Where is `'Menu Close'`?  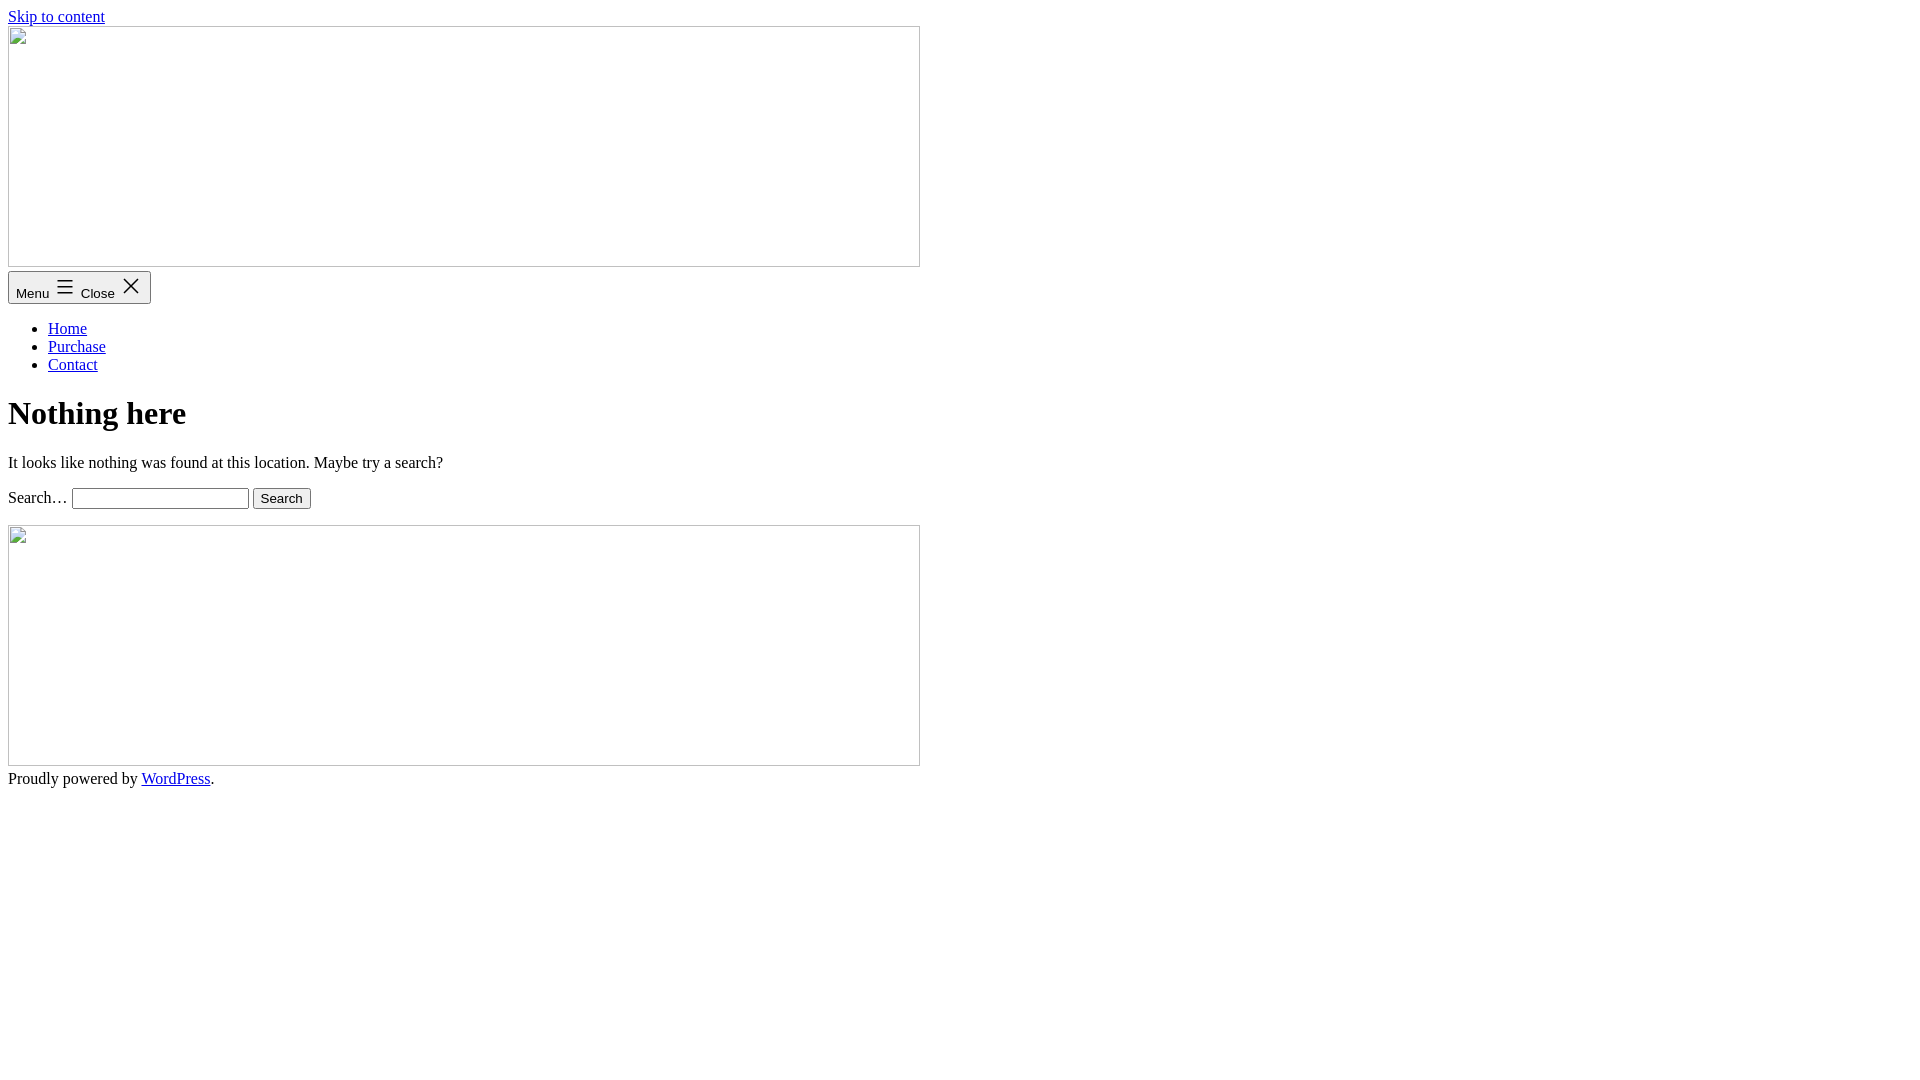 'Menu Close' is located at coordinates (79, 287).